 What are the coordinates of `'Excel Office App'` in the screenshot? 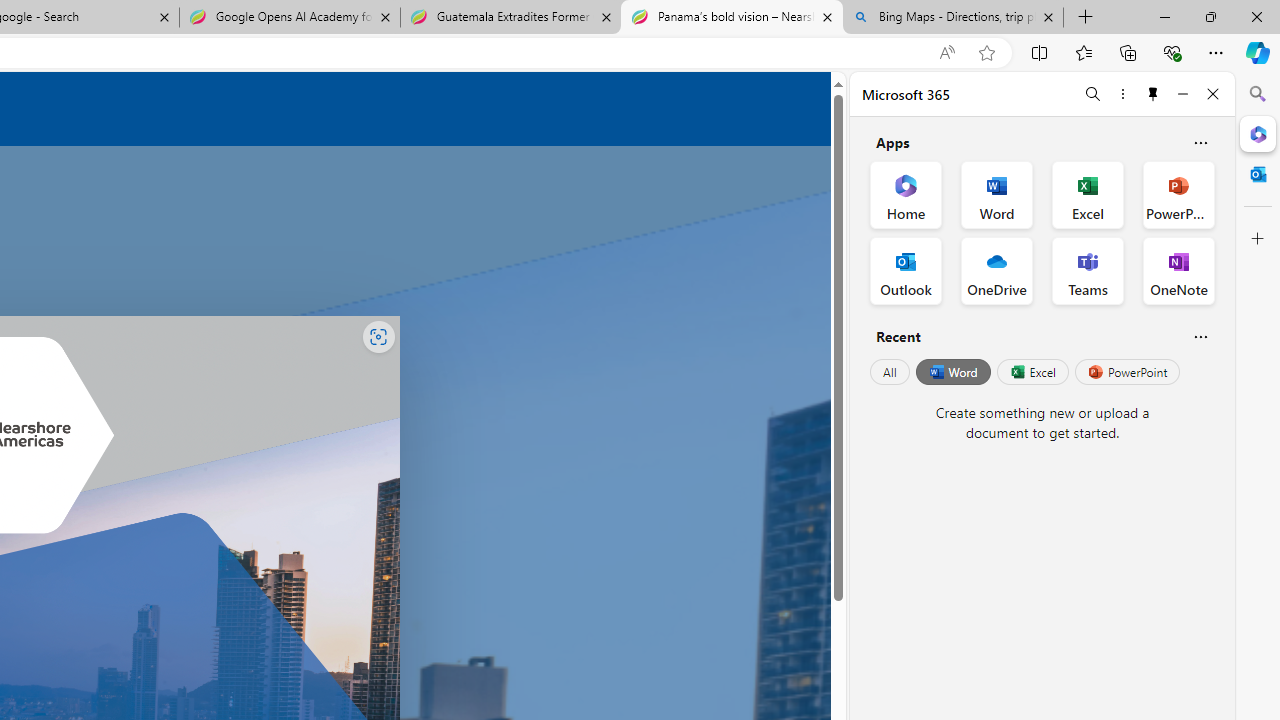 It's located at (1087, 195).